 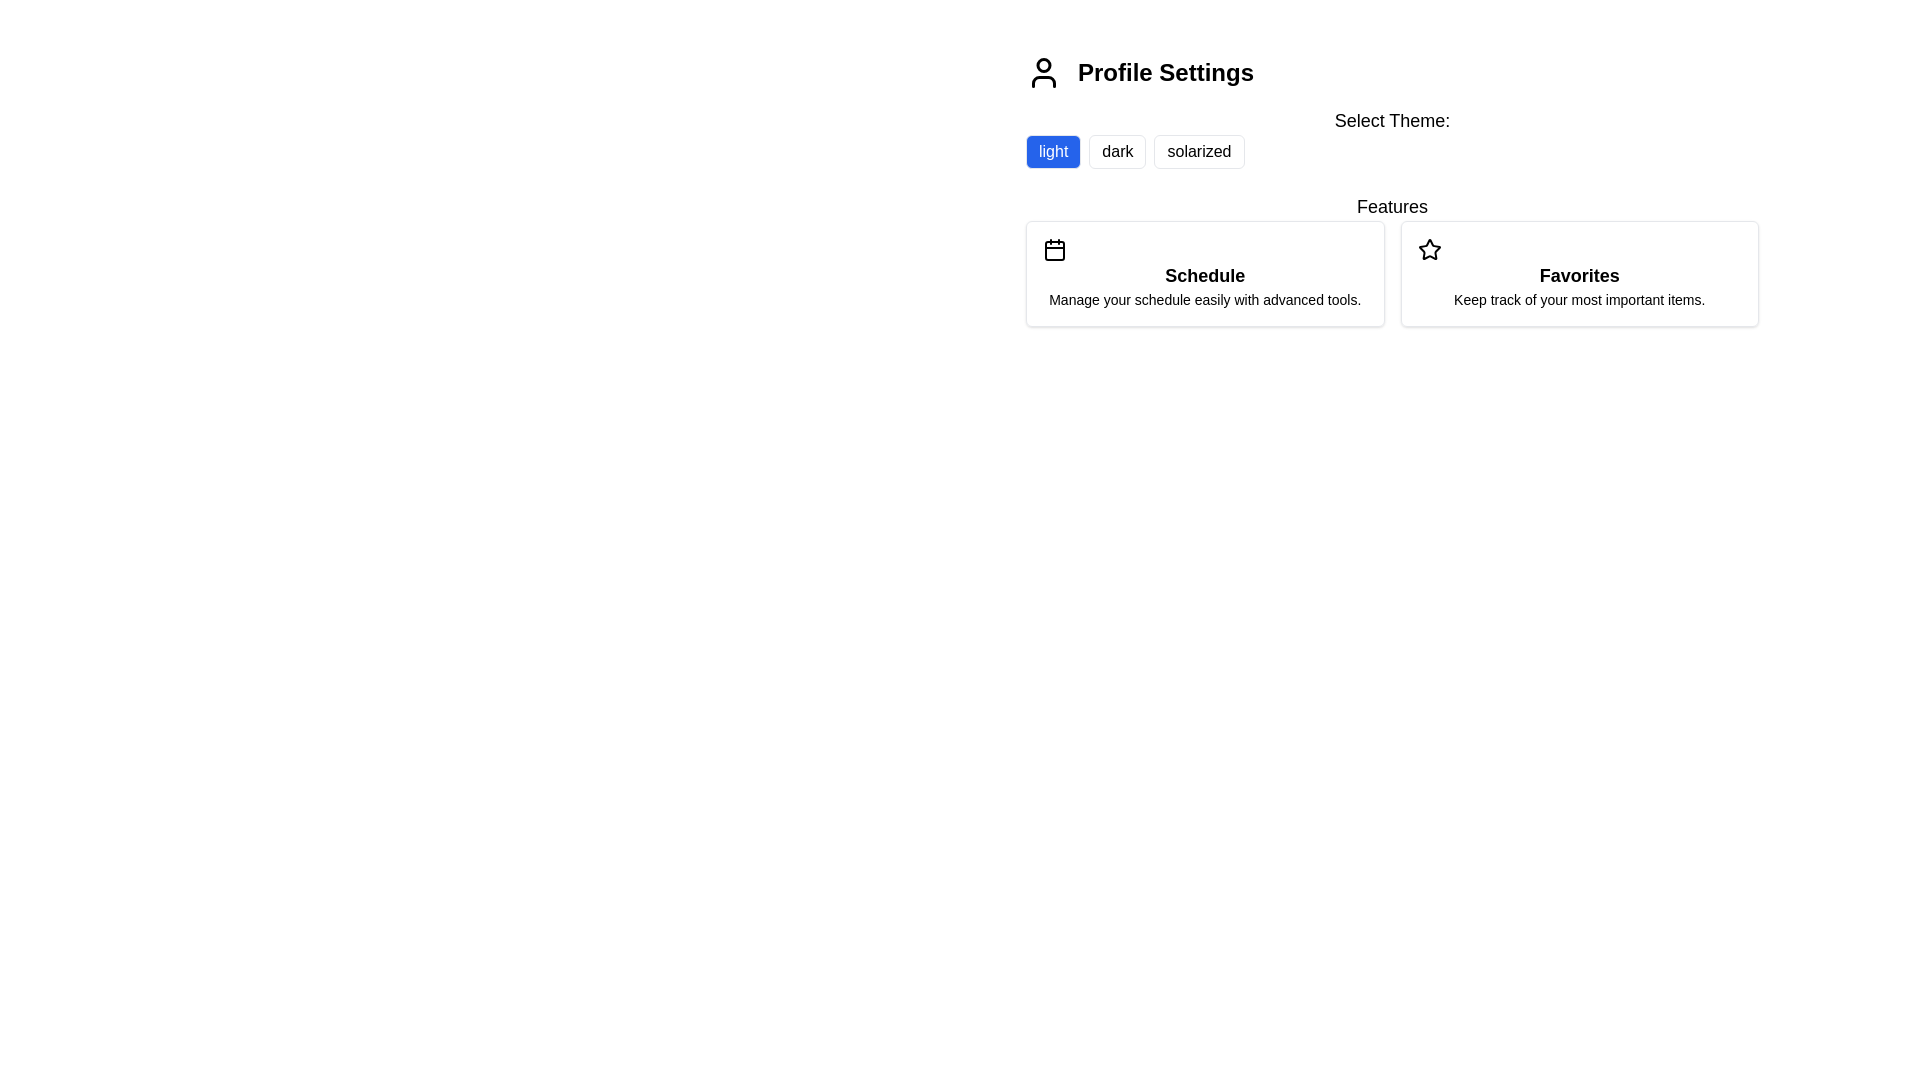 I want to click on the static text label for the 'Favorites' feature, which is located in the second feature card, directly below the star icon and above the descriptive text, so click(x=1578, y=276).